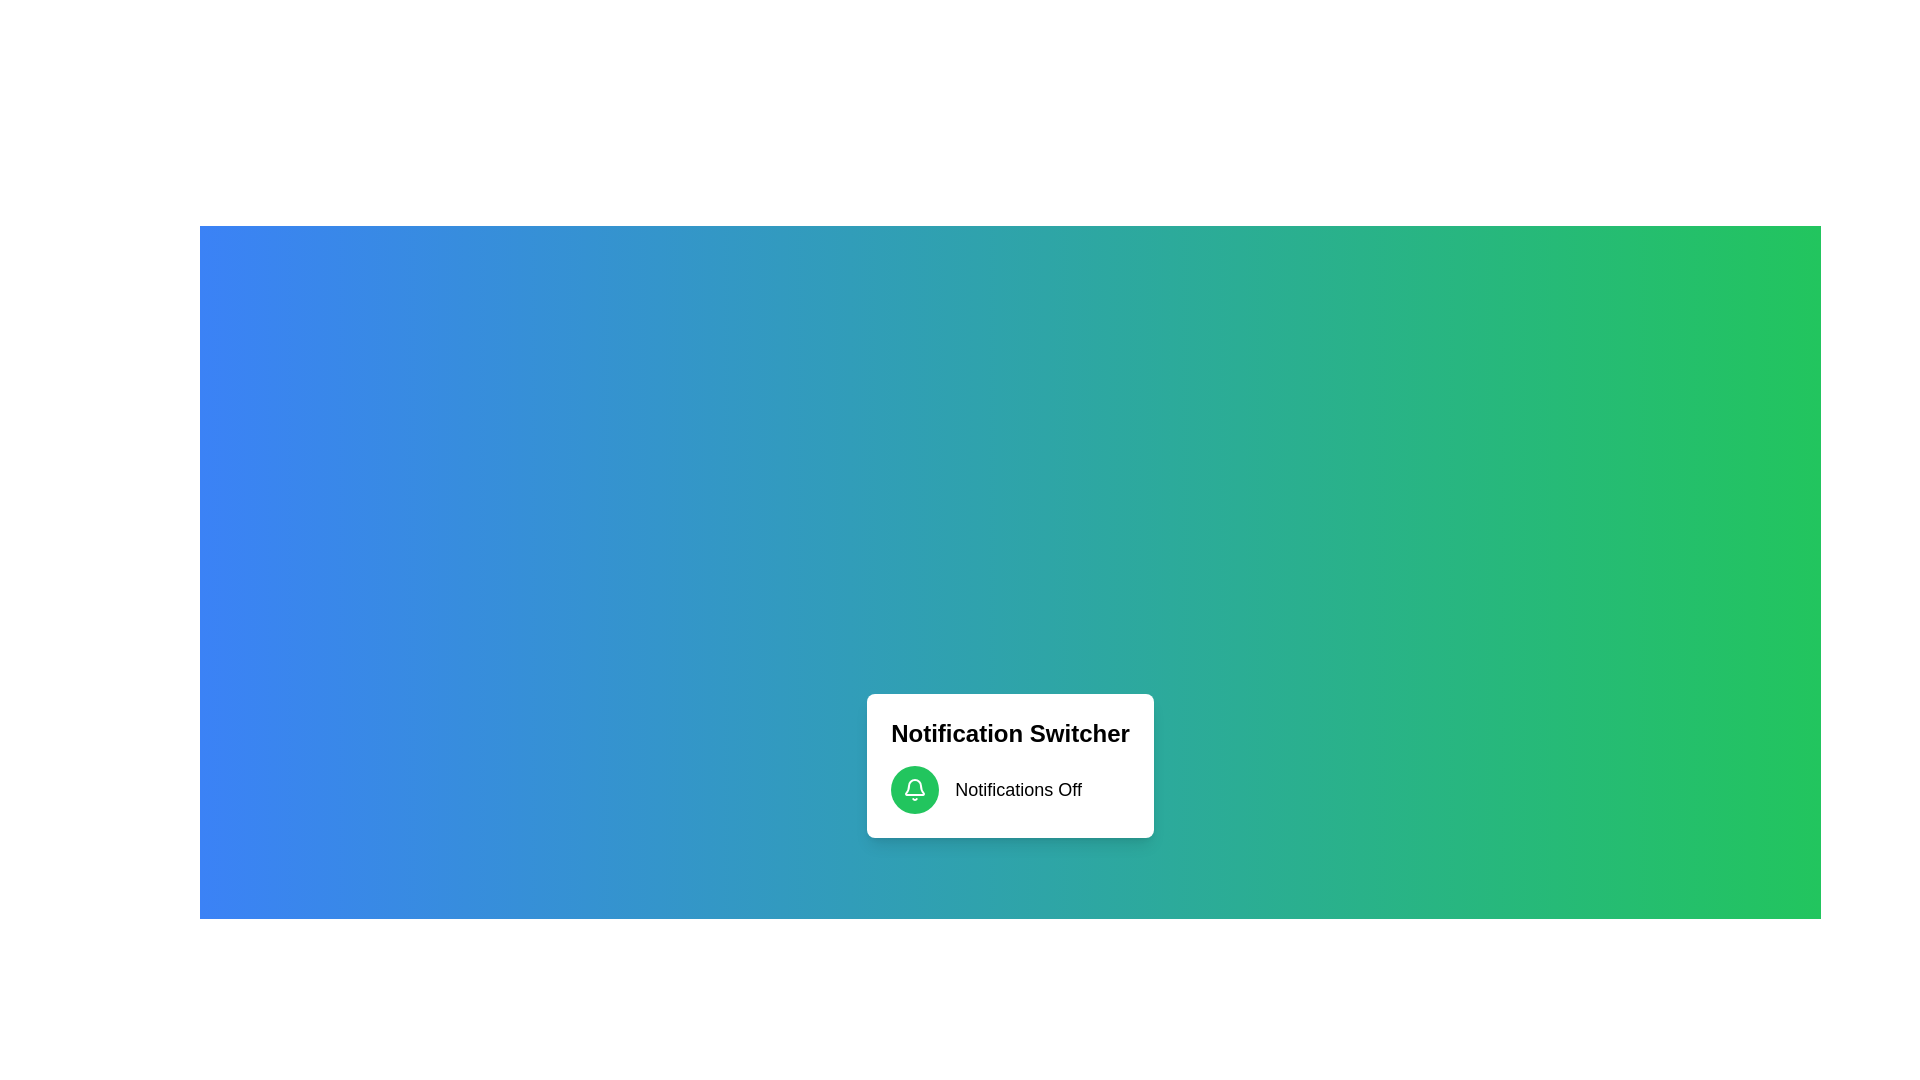 The image size is (1920, 1080). What do you see at coordinates (914, 789) in the screenshot?
I see `the green notification button located to the left of the 'Notifications Off' text label, which toggles the notification status` at bounding box center [914, 789].